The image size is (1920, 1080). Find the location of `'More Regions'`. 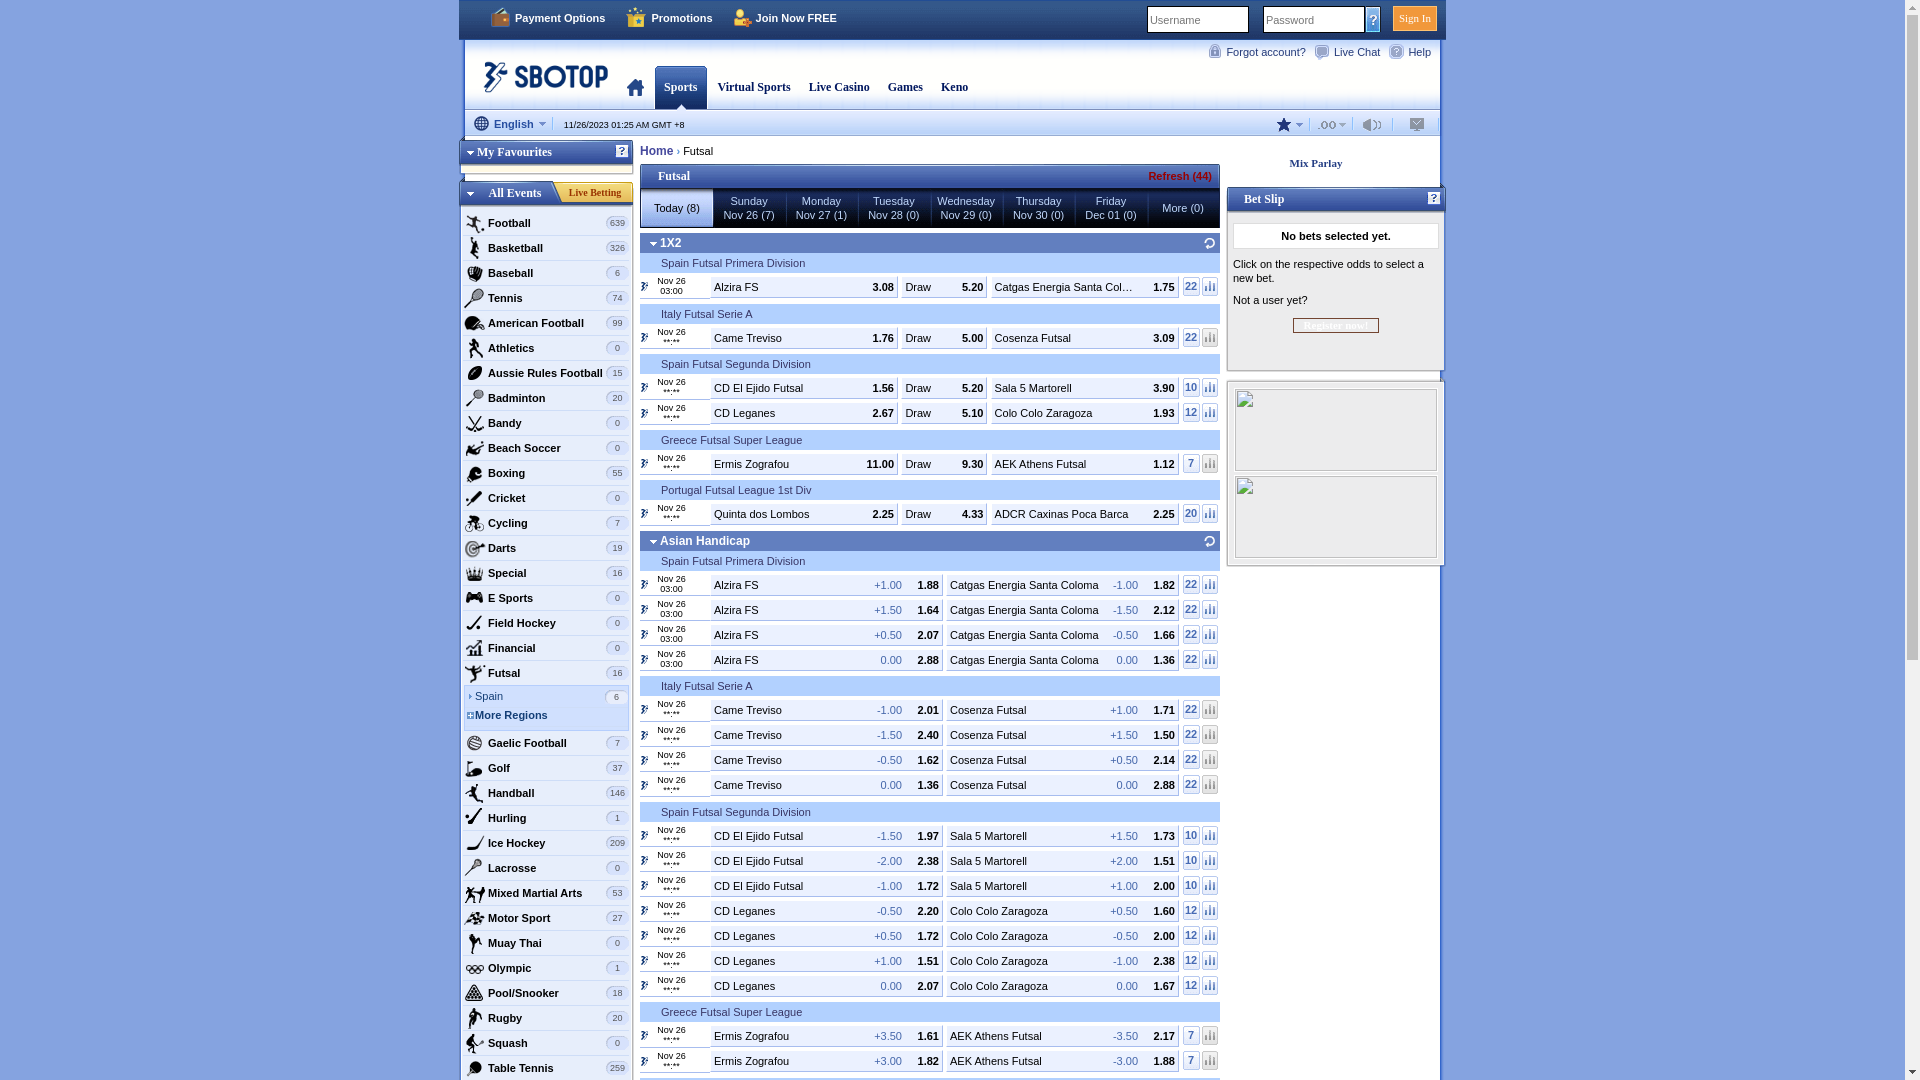

'More Regions' is located at coordinates (551, 716).